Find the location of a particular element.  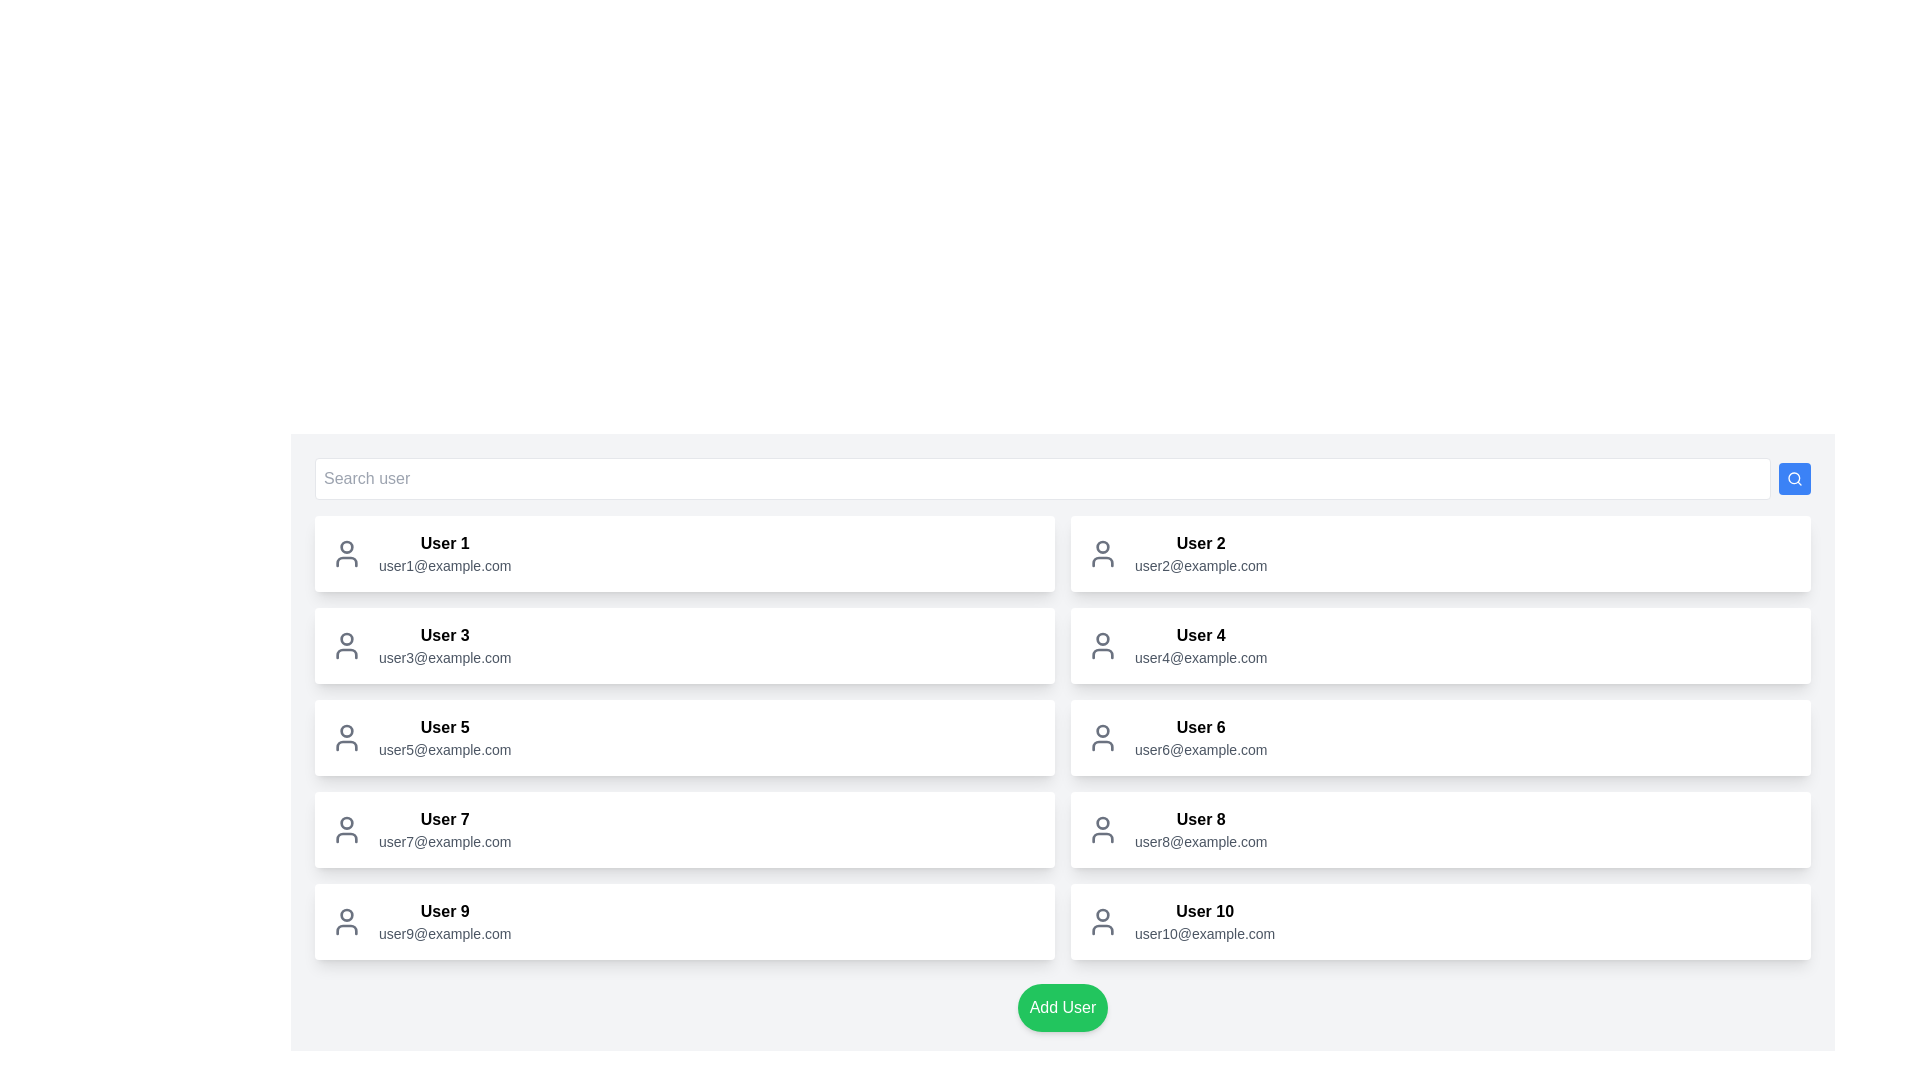

the circular graphical element representing the head portion of the user icon for 'User 5' in the user profile list is located at coordinates (346, 731).